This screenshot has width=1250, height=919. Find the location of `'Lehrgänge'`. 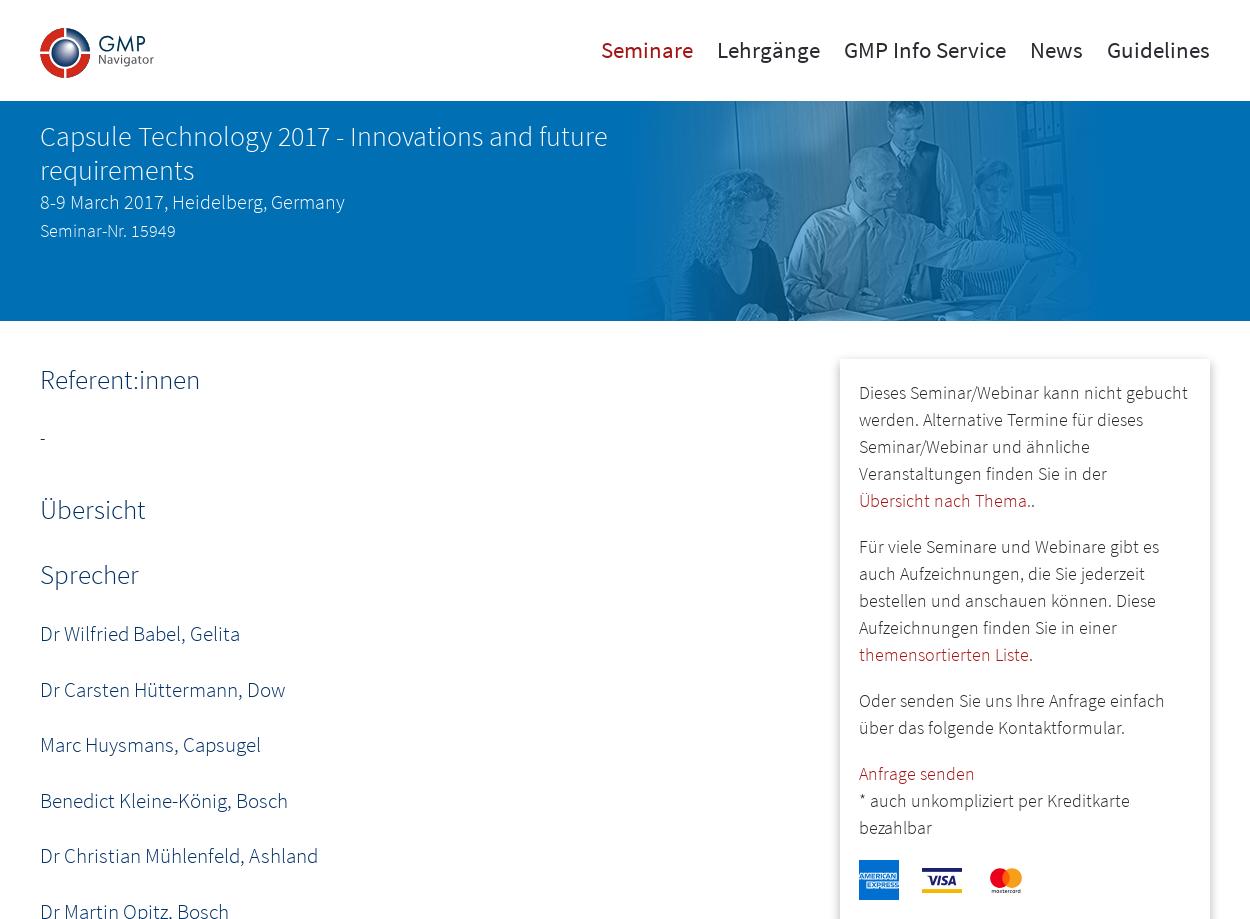

'Lehrgänge' is located at coordinates (716, 49).